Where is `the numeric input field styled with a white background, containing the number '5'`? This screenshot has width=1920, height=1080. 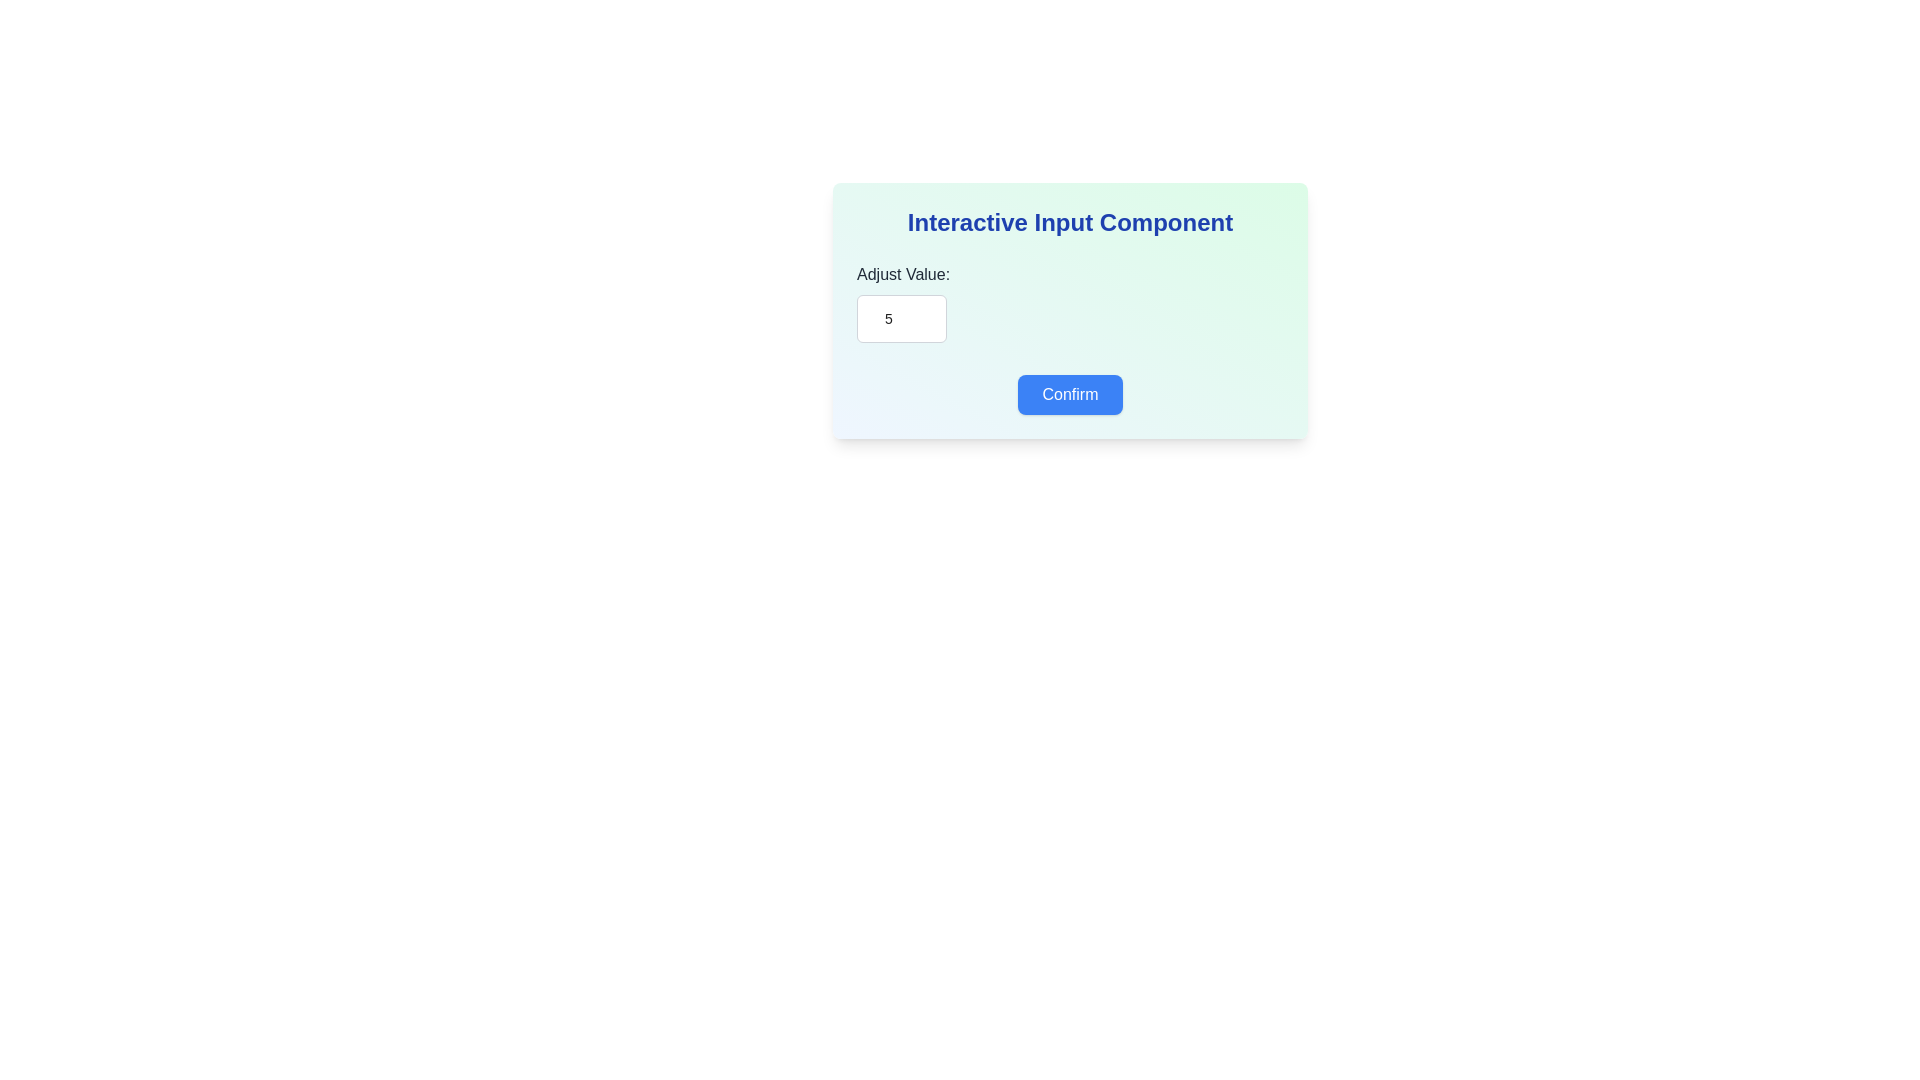
the numeric input field styled with a white background, containing the number '5' is located at coordinates (901, 318).